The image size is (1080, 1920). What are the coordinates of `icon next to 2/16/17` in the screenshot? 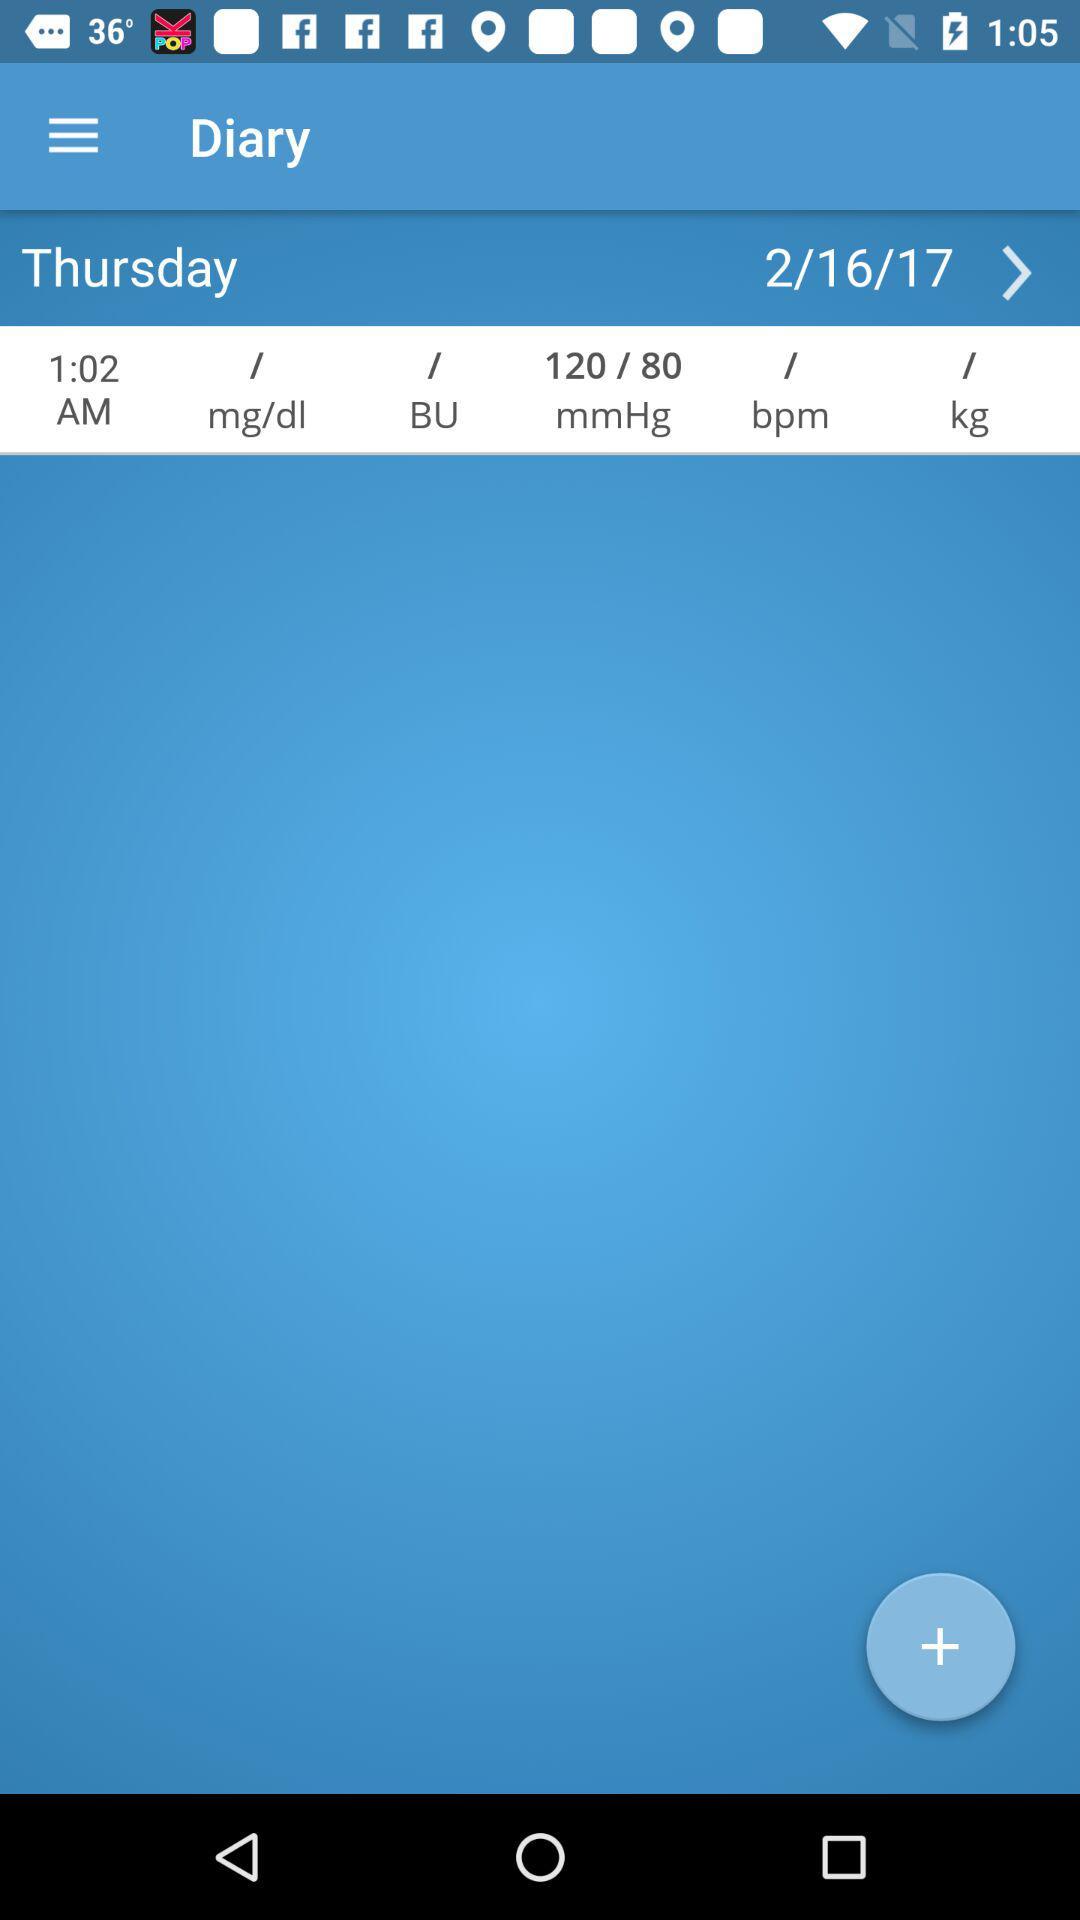 It's located at (129, 264).